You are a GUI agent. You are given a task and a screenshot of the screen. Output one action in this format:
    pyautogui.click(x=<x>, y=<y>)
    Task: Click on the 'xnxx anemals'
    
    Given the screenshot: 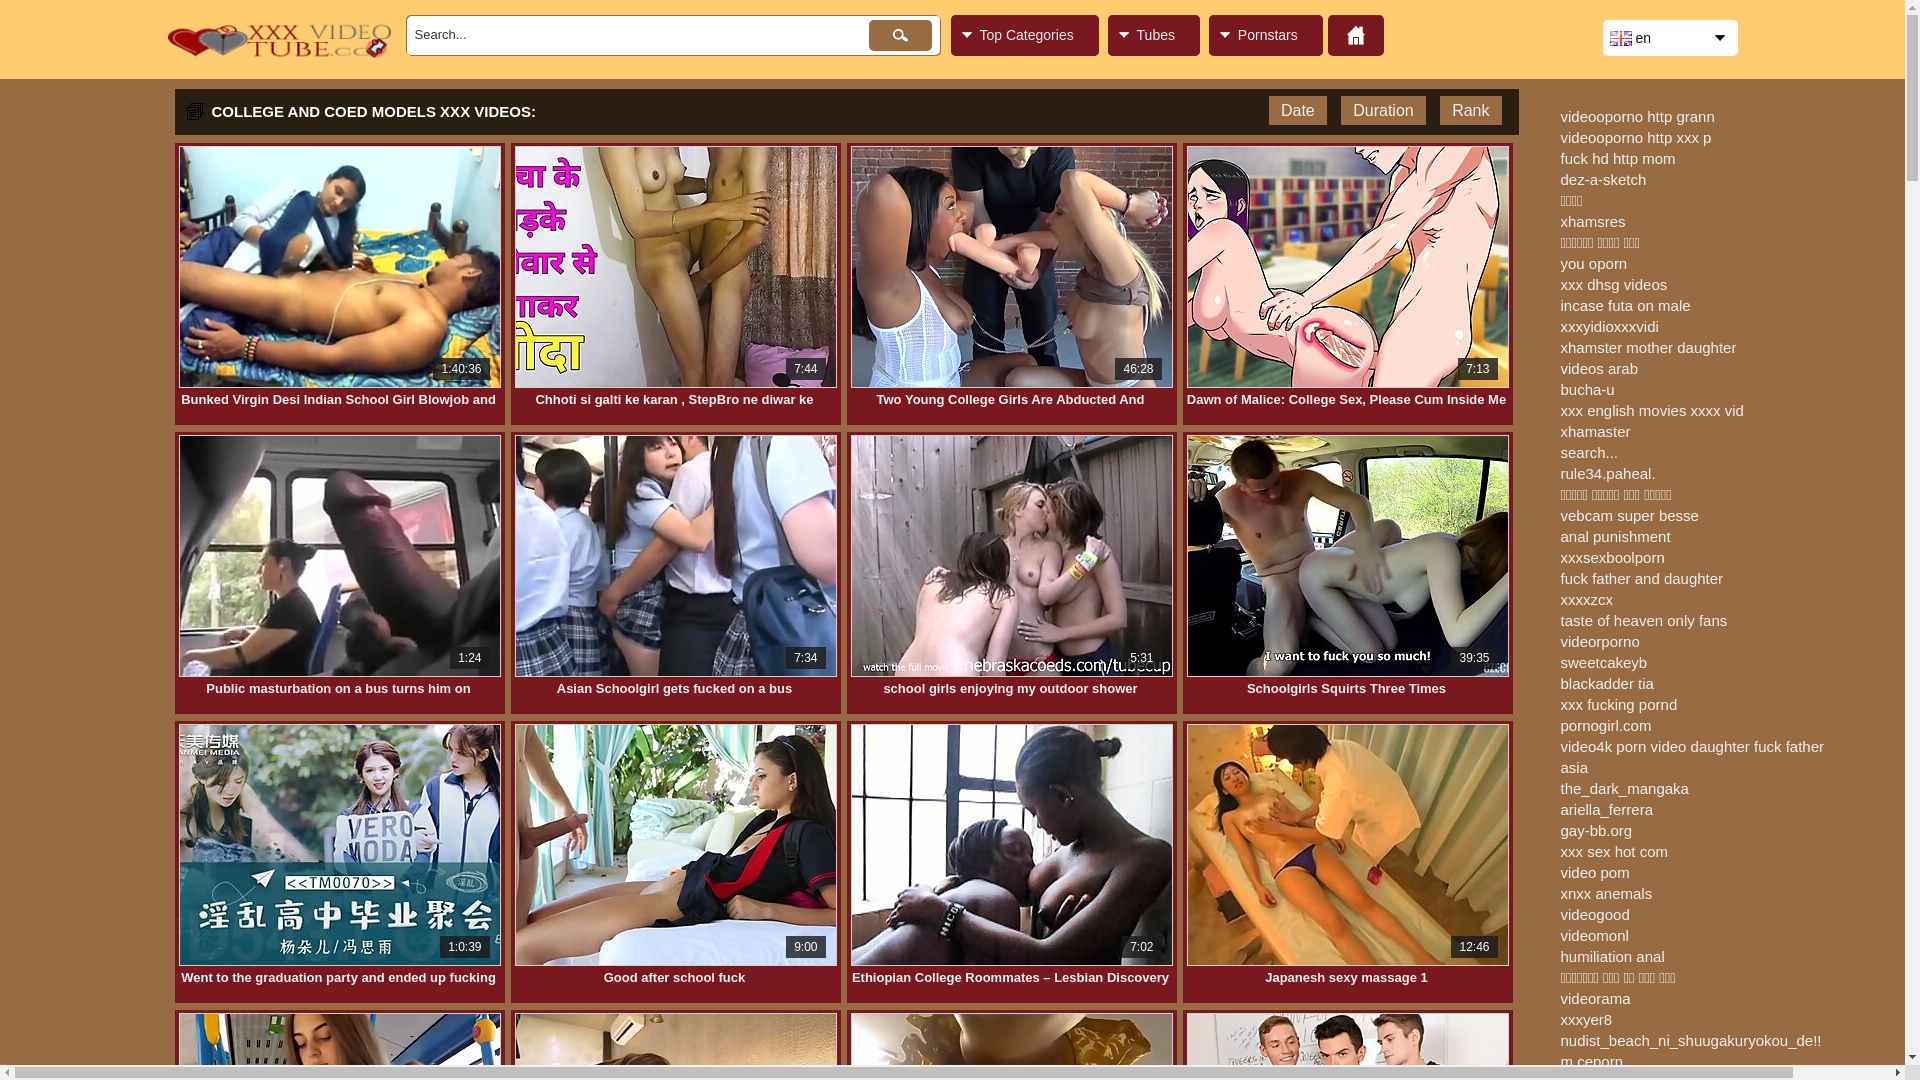 What is the action you would take?
    pyautogui.click(x=1606, y=892)
    